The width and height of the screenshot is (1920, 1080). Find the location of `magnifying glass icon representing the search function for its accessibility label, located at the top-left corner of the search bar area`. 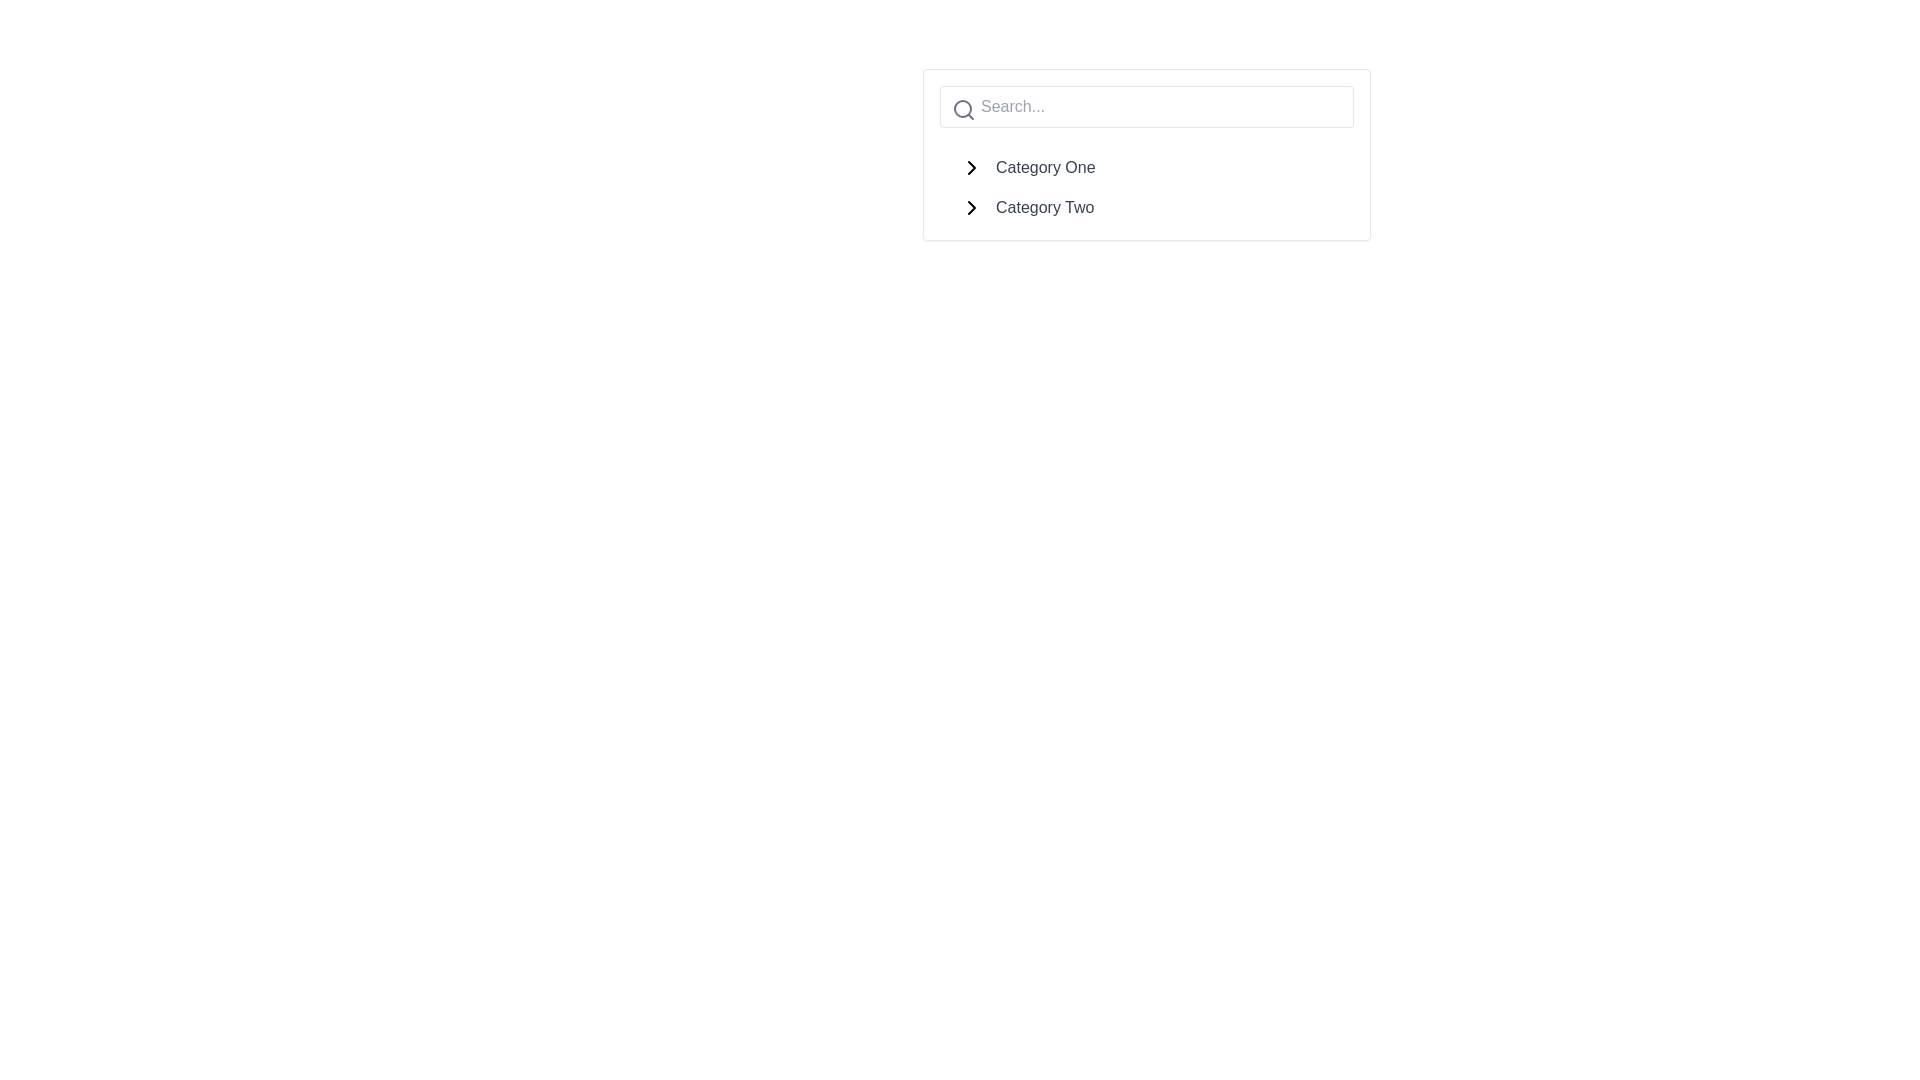

magnifying glass icon representing the search function for its accessibility label, located at the top-left corner of the search bar area is located at coordinates (964, 110).